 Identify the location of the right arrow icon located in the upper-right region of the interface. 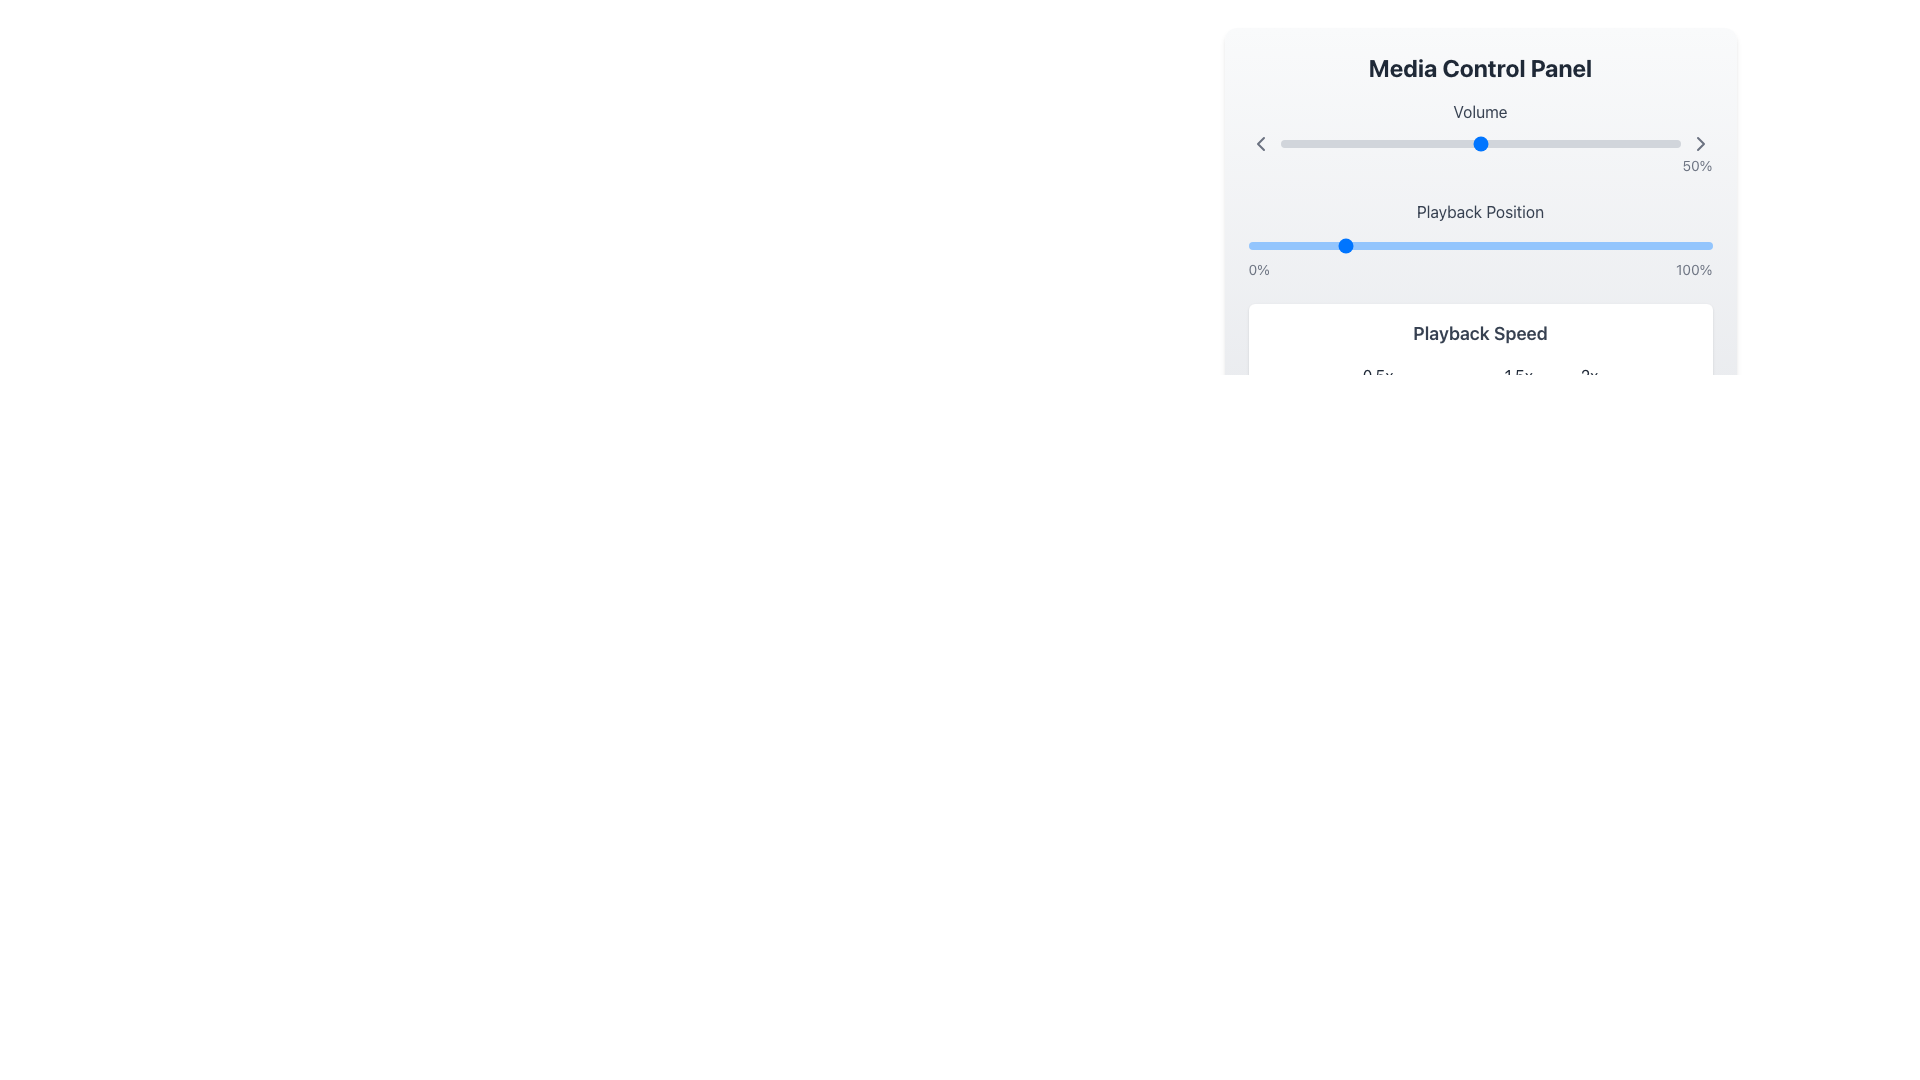
(1699, 142).